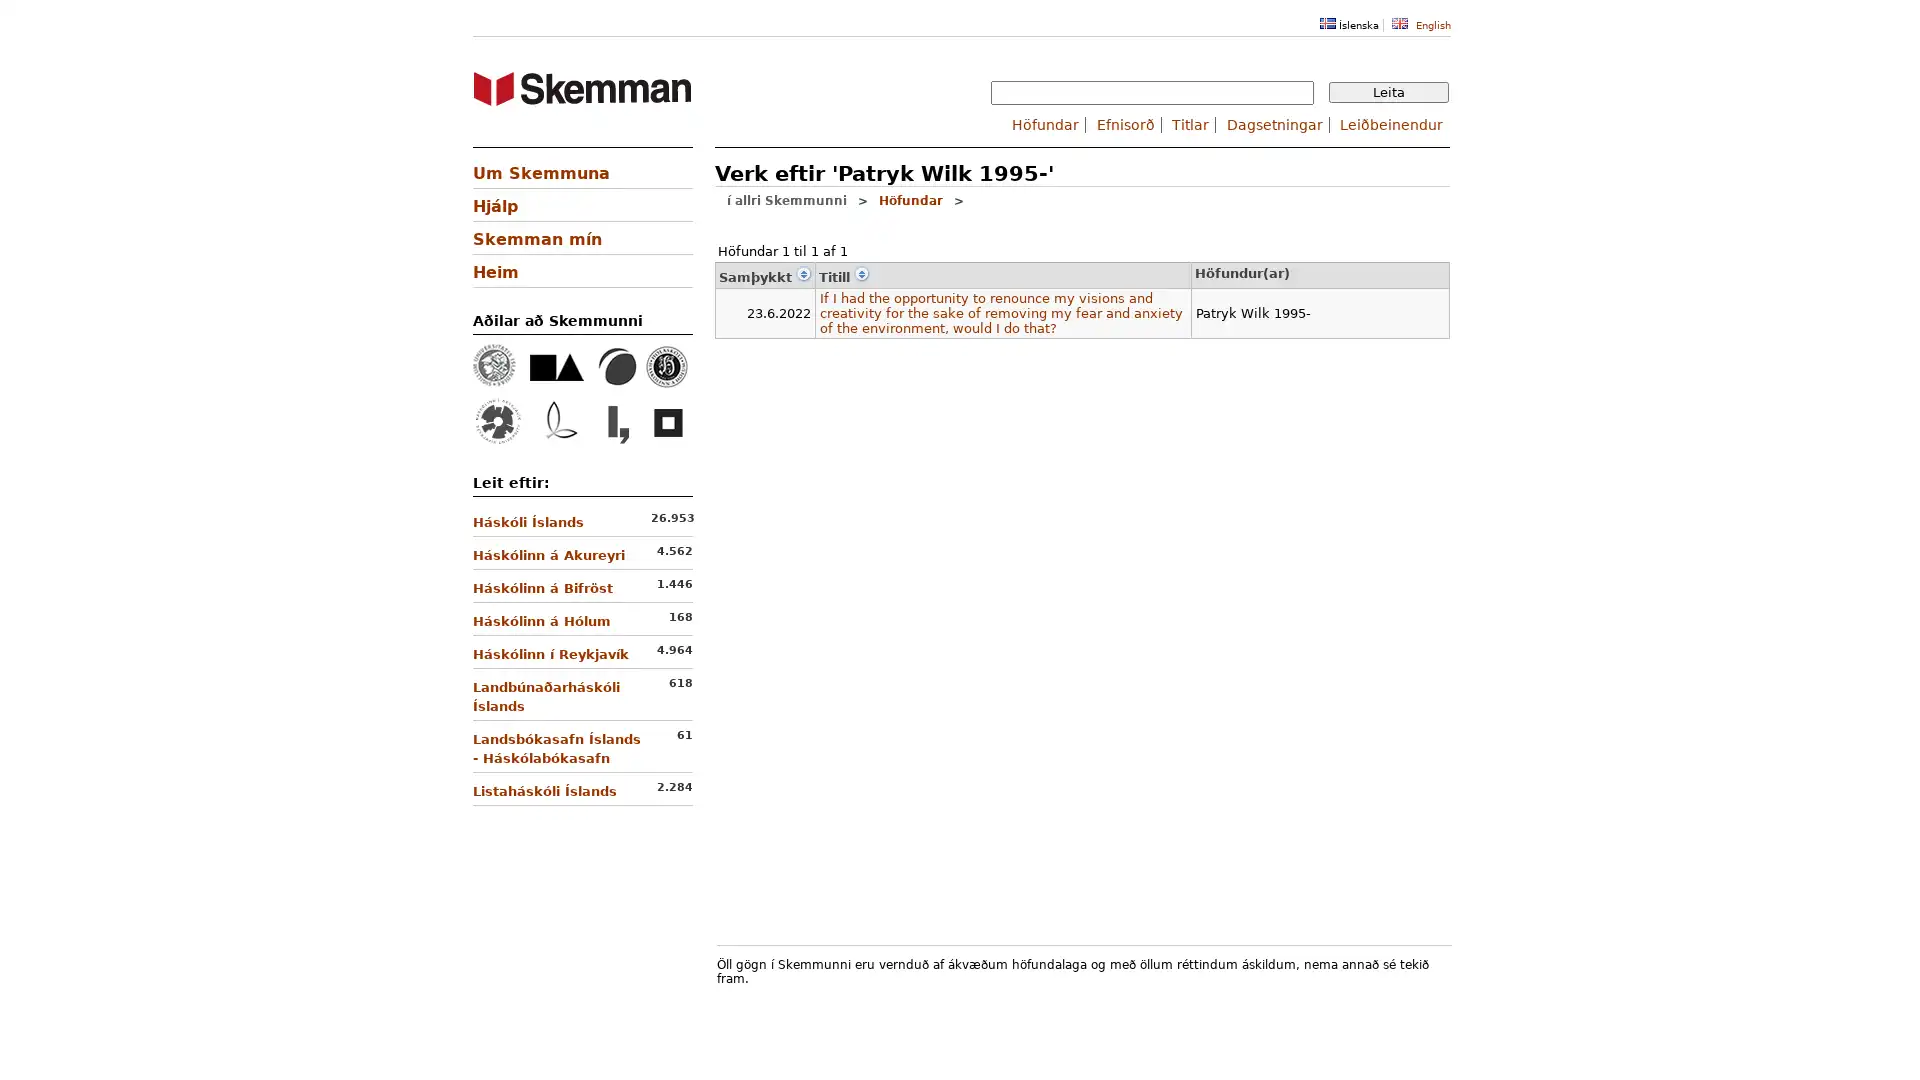 This screenshot has width=1920, height=1080. What do you see at coordinates (1387, 92) in the screenshot?
I see `Leita` at bounding box center [1387, 92].